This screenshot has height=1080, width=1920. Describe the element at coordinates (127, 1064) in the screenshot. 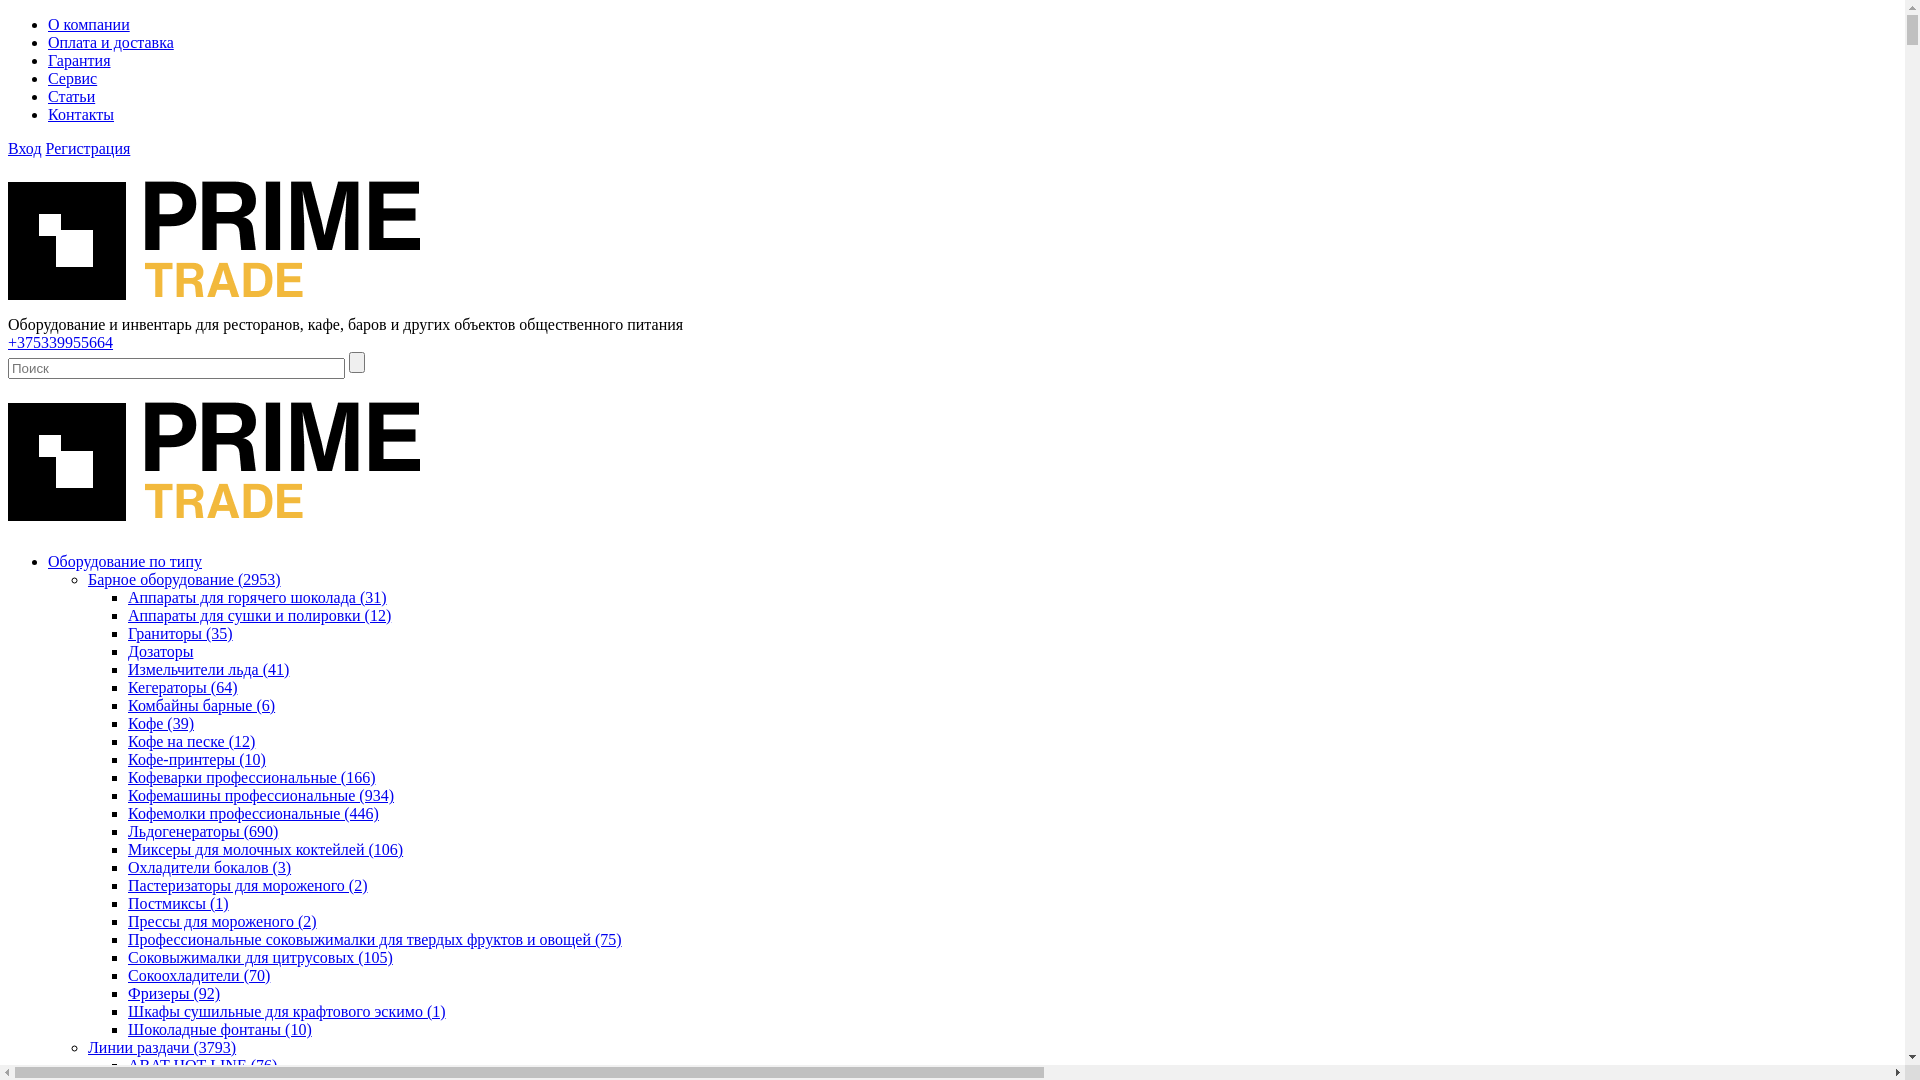

I see `'ABAT HOT-LINE (76)'` at that location.